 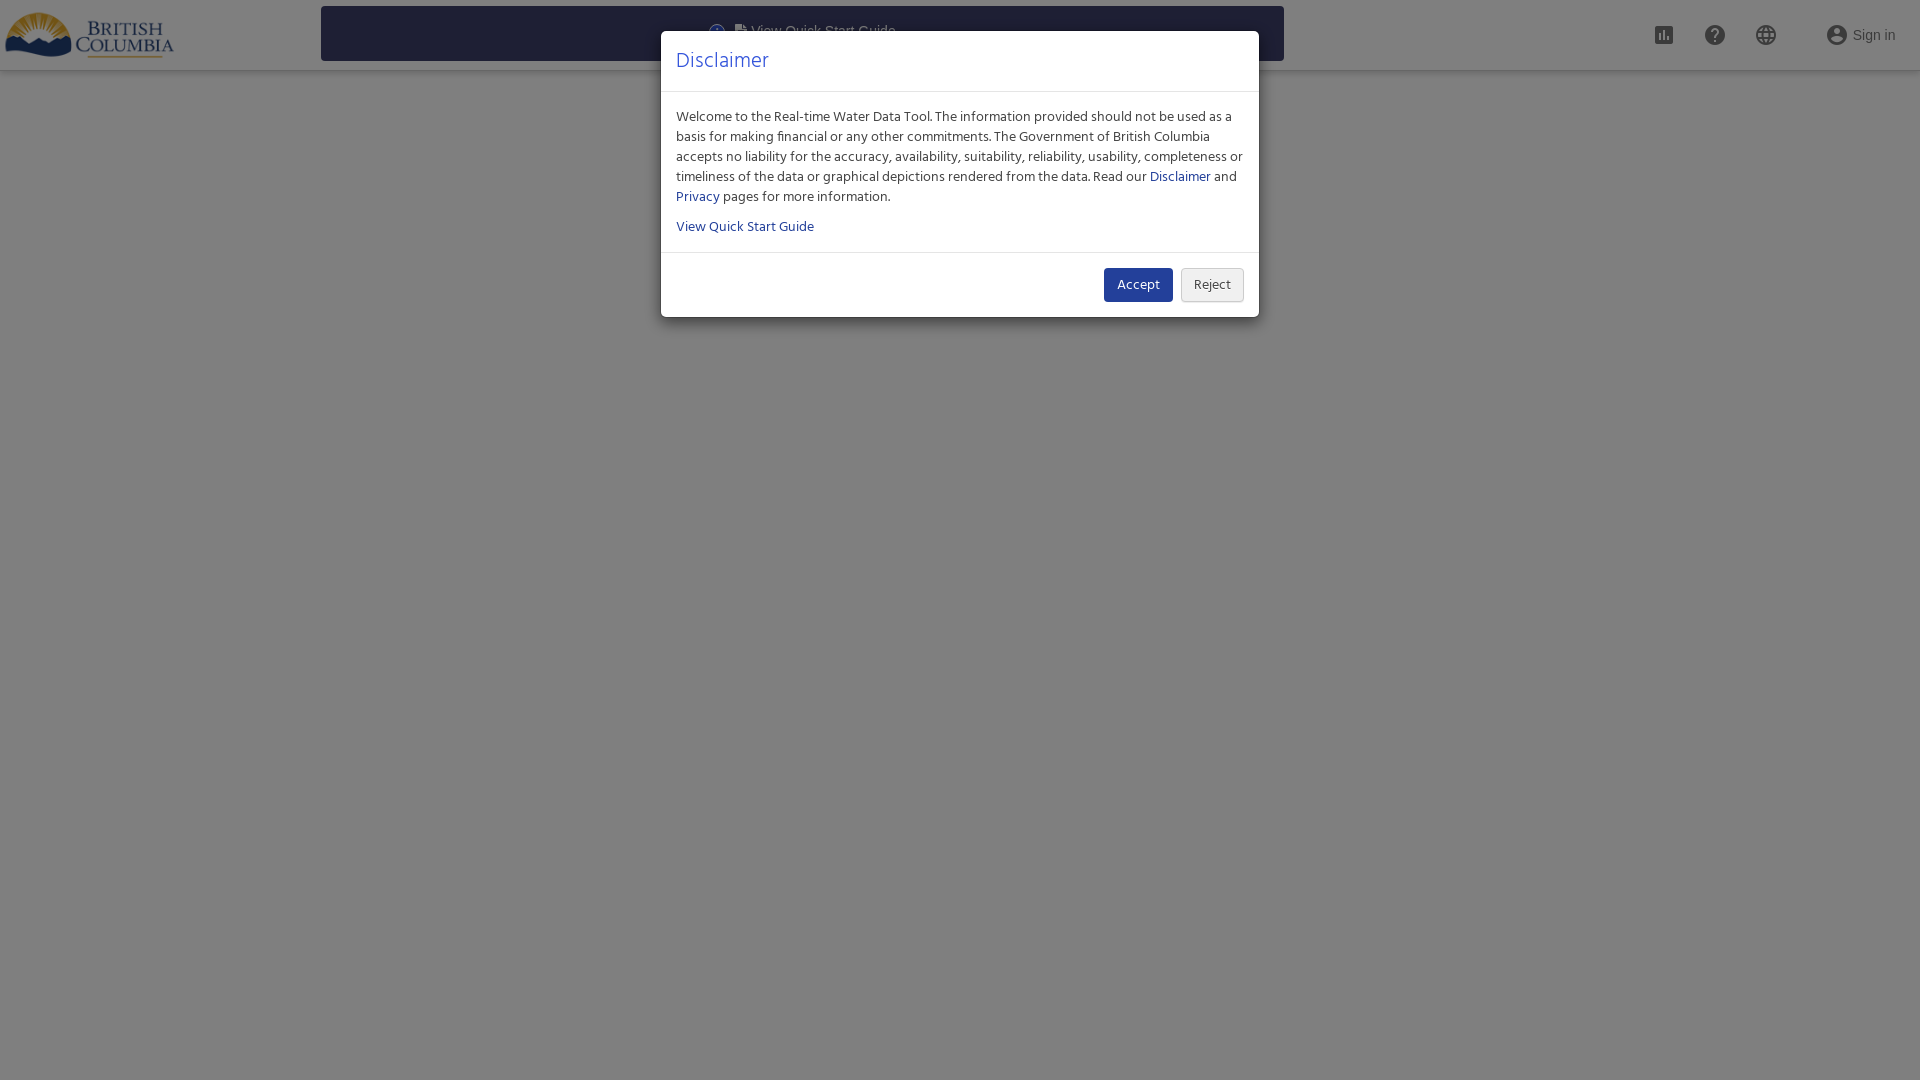 What do you see at coordinates (1664, 26) in the screenshot?
I see `'assessment'` at bounding box center [1664, 26].